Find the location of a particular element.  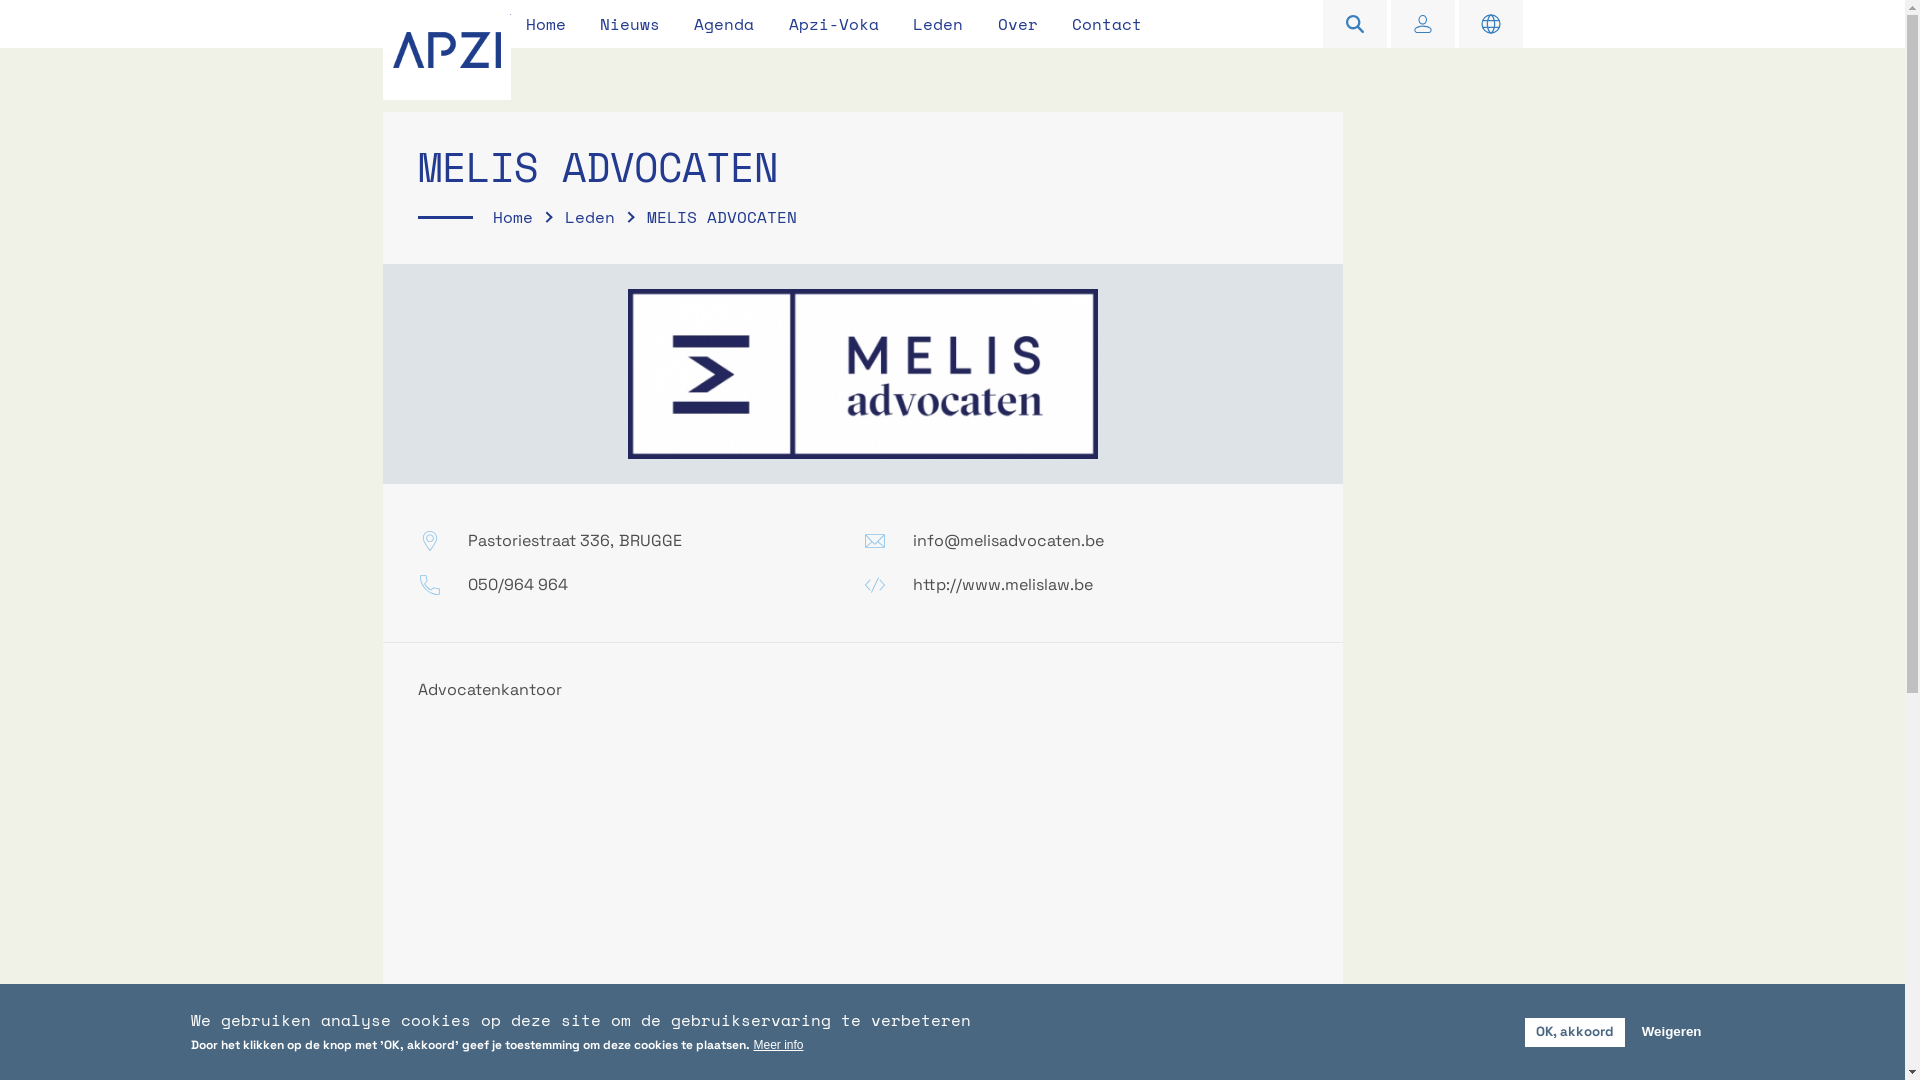

'Over' is located at coordinates (1017, 23).